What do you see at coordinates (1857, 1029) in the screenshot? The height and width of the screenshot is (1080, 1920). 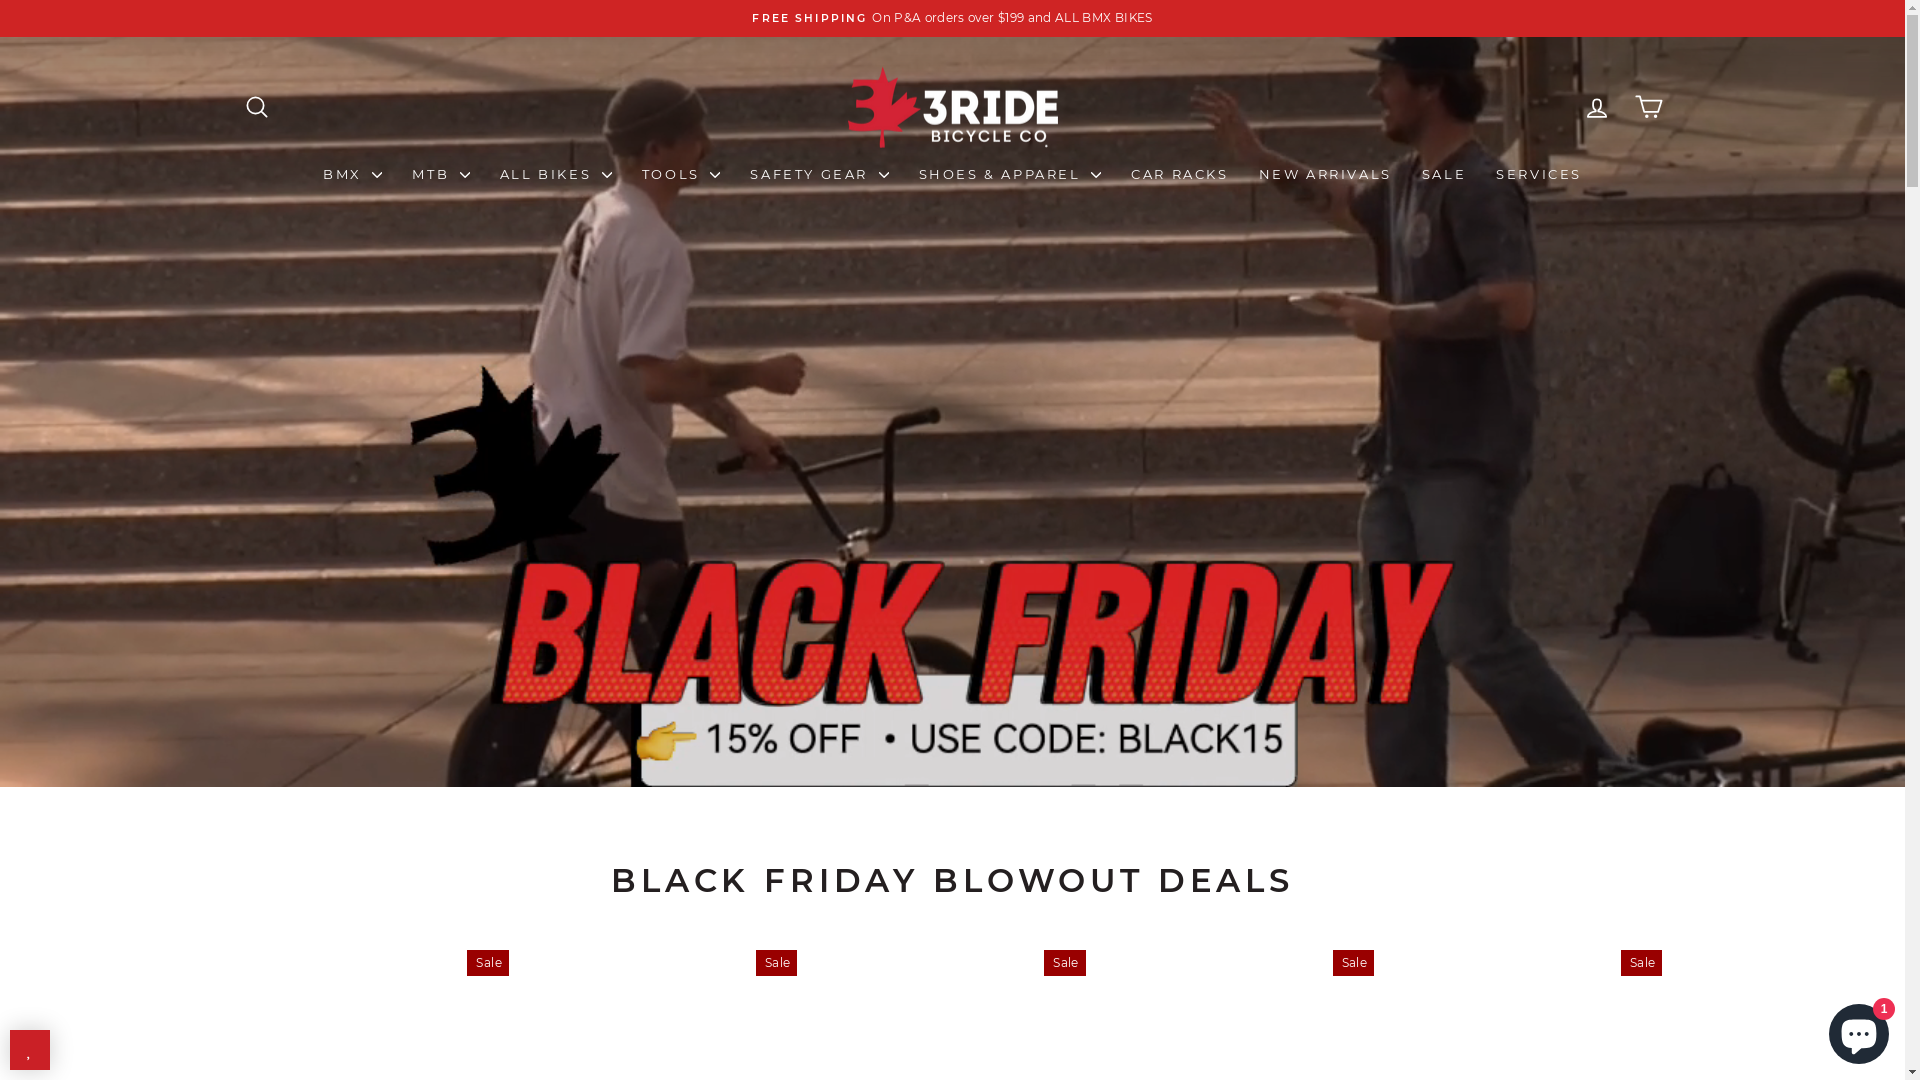 I see `'Shopify online store chat'` at bounding box center [1857, 1029].